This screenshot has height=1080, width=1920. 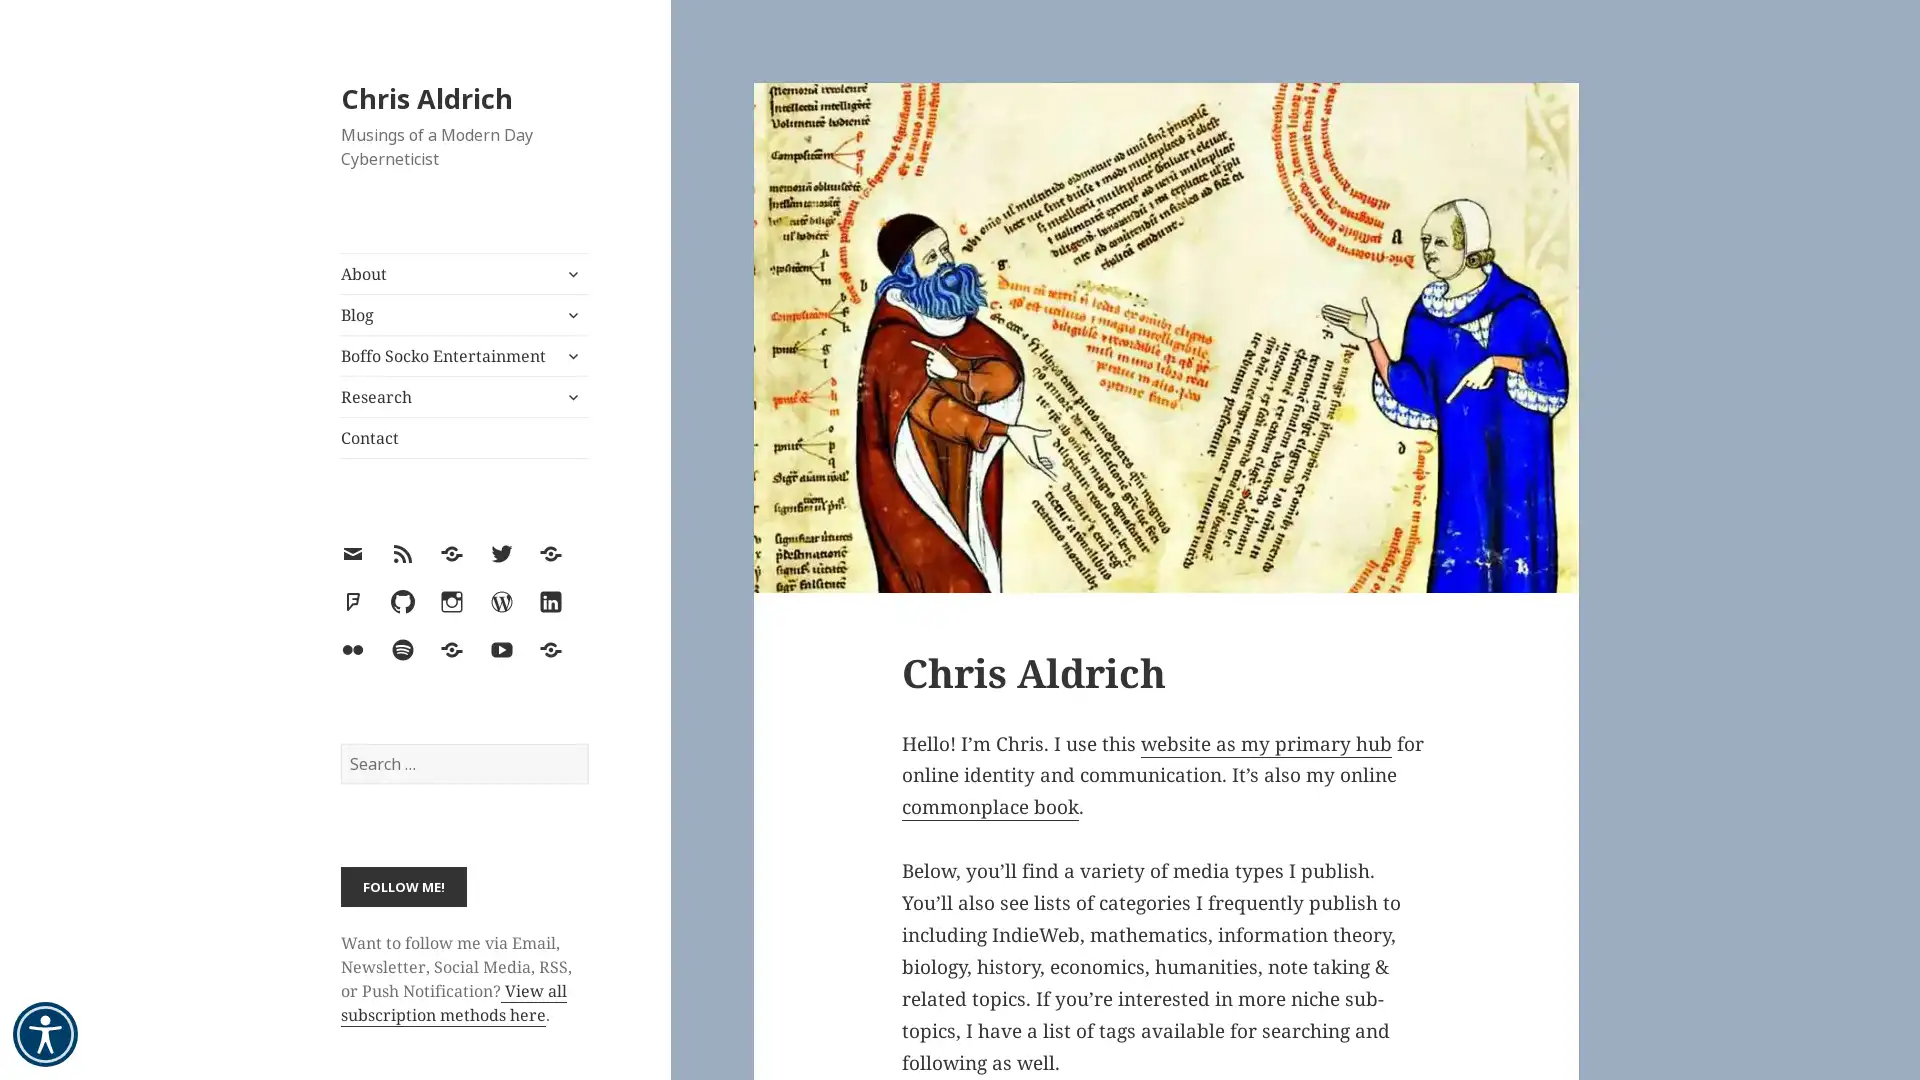 I want to click on expand child menu, so click(x=570, y=273).